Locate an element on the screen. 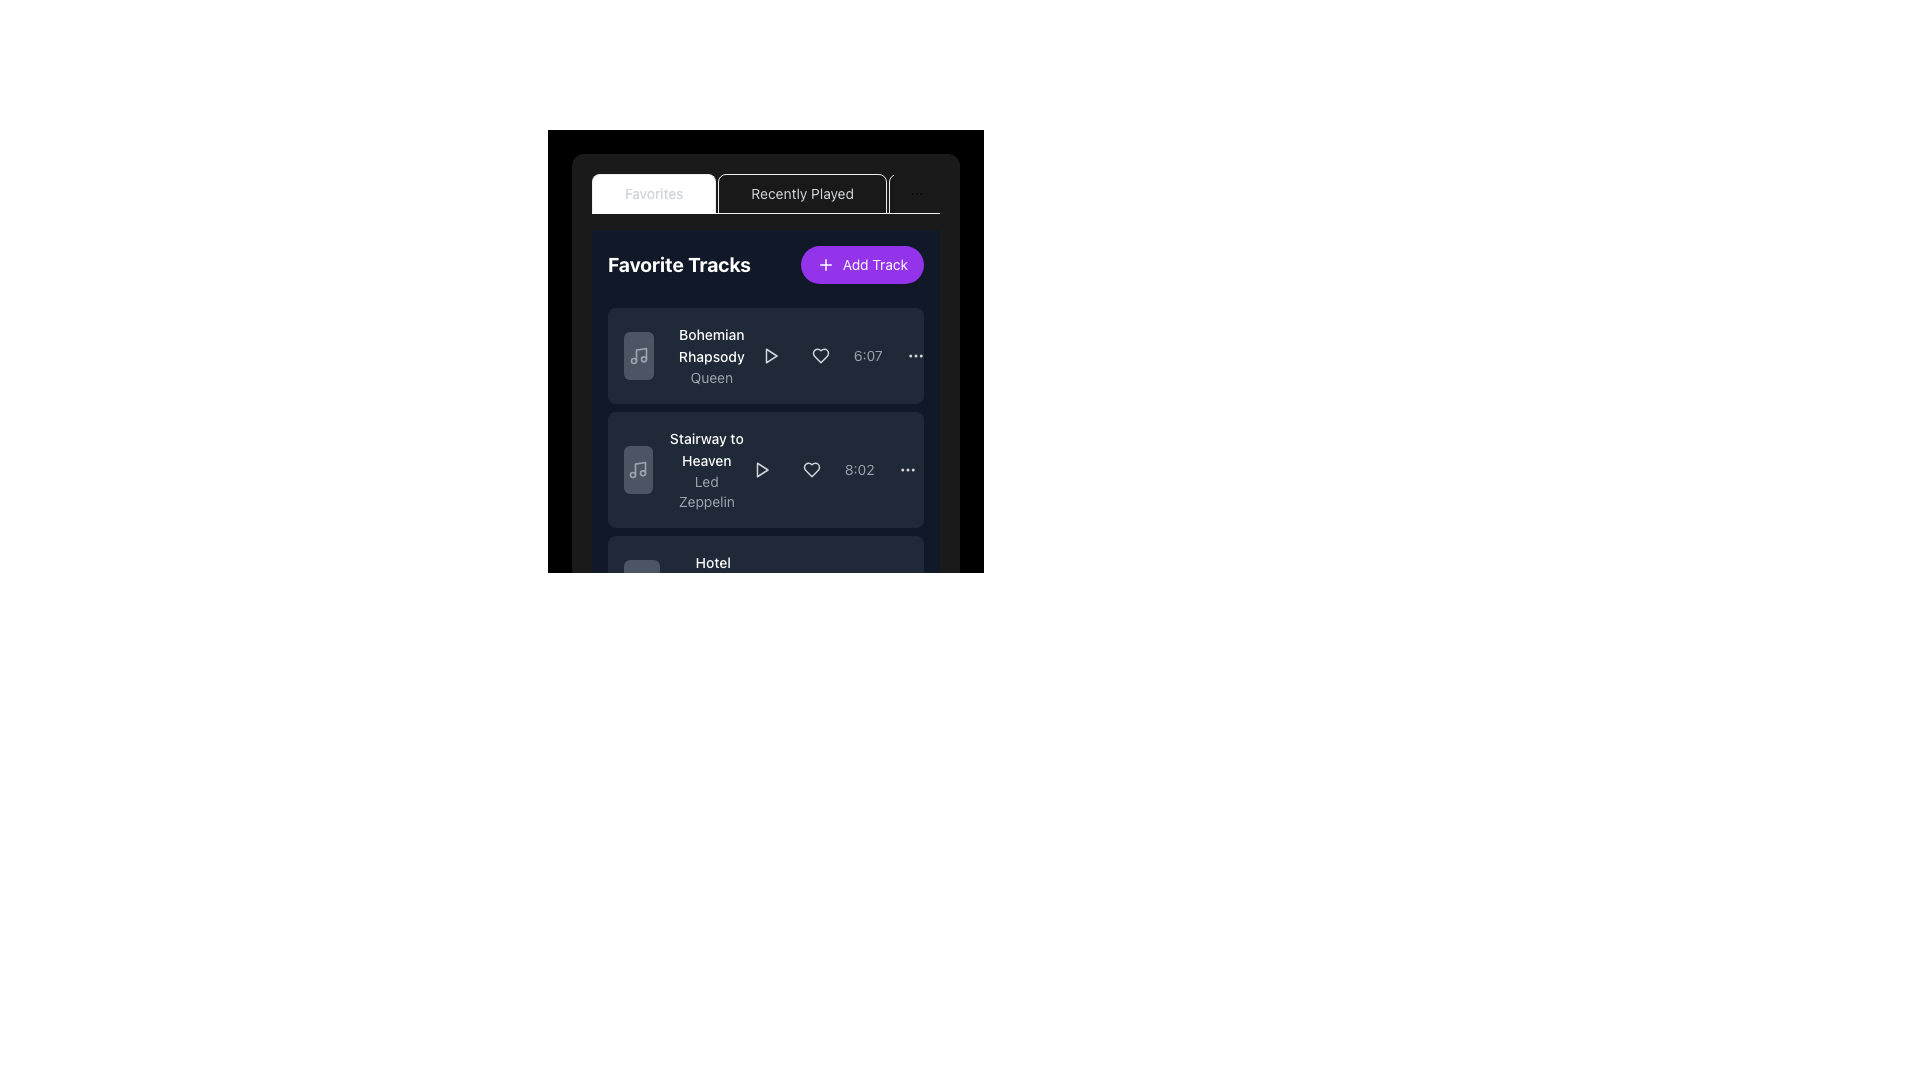 This screenshot has width=1920, height=1080. the second heart icon button next to the track titled 'Stairway to Heaven' by Led Zeppelin is located at coordinates (811, 470).